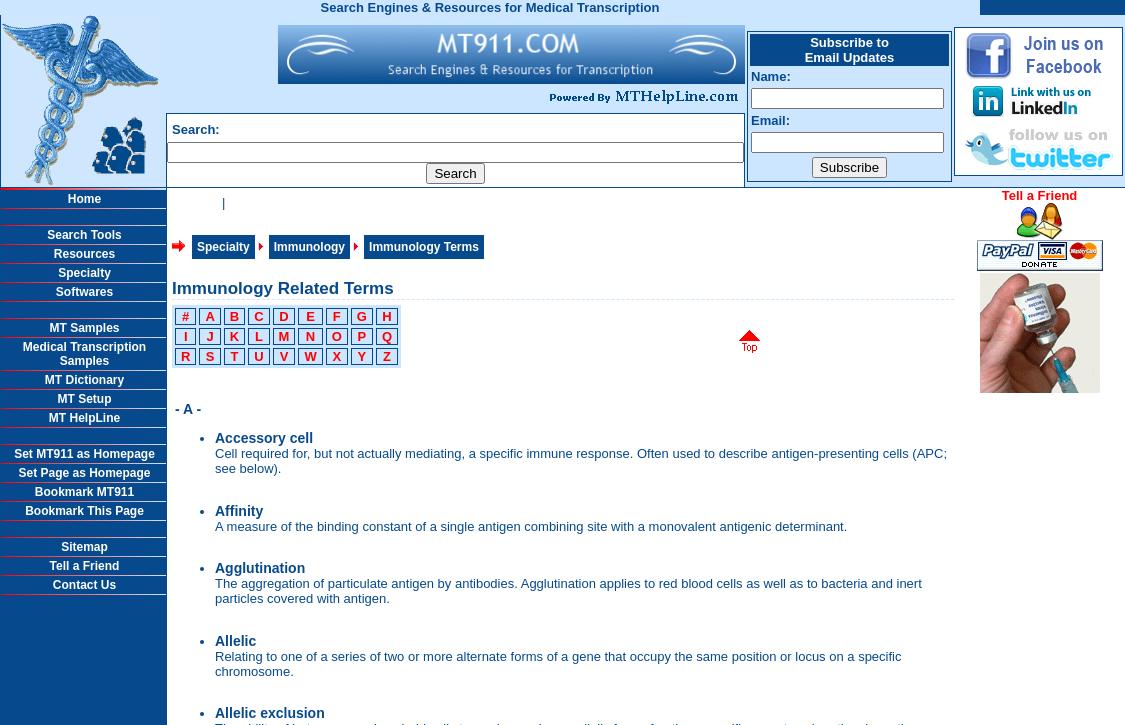 Image resolution: width=1125 pixels, height=725 pixels. I want to click on 'G', so click(355, 316).